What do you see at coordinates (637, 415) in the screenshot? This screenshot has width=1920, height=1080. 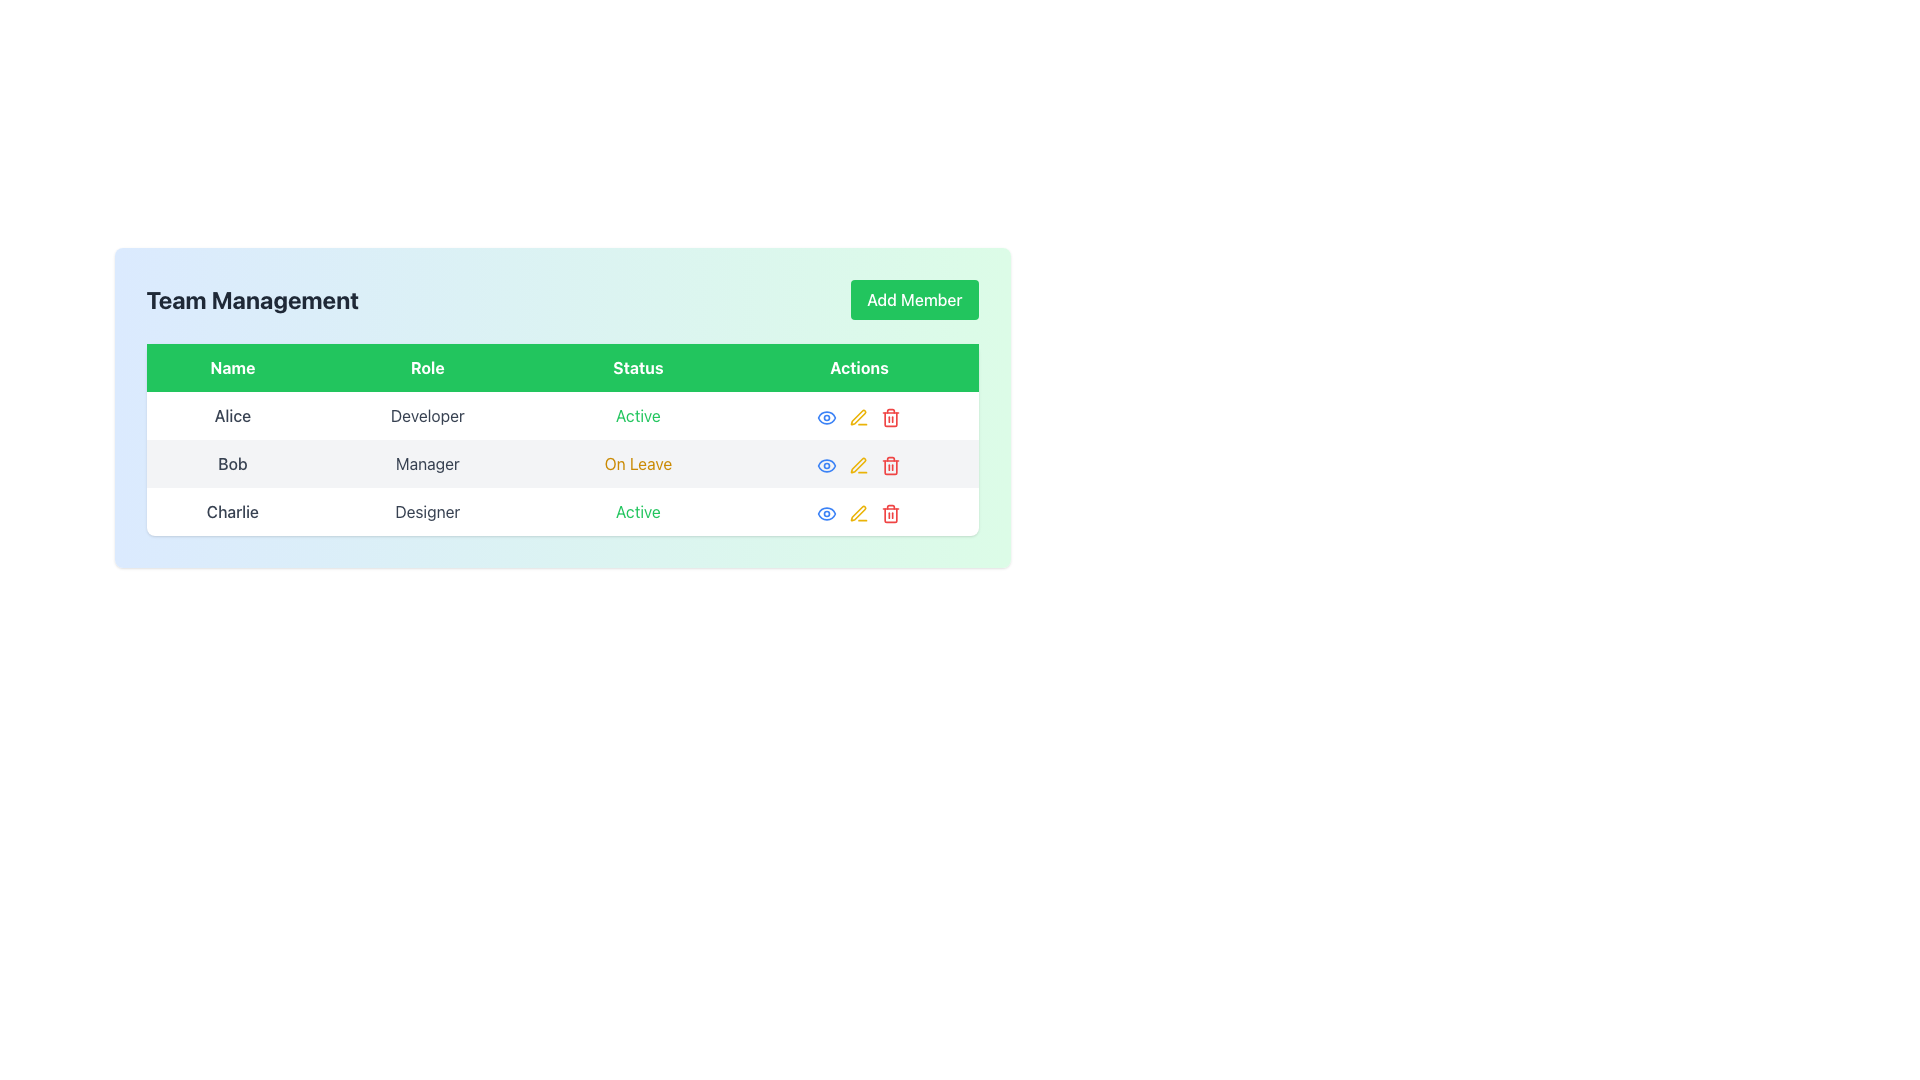 I see `the Static Text element displaying 'Active' in bold green font, located in the third column labeled 'Status' under the row for 'Alice'` at bounding box center [637, 415].